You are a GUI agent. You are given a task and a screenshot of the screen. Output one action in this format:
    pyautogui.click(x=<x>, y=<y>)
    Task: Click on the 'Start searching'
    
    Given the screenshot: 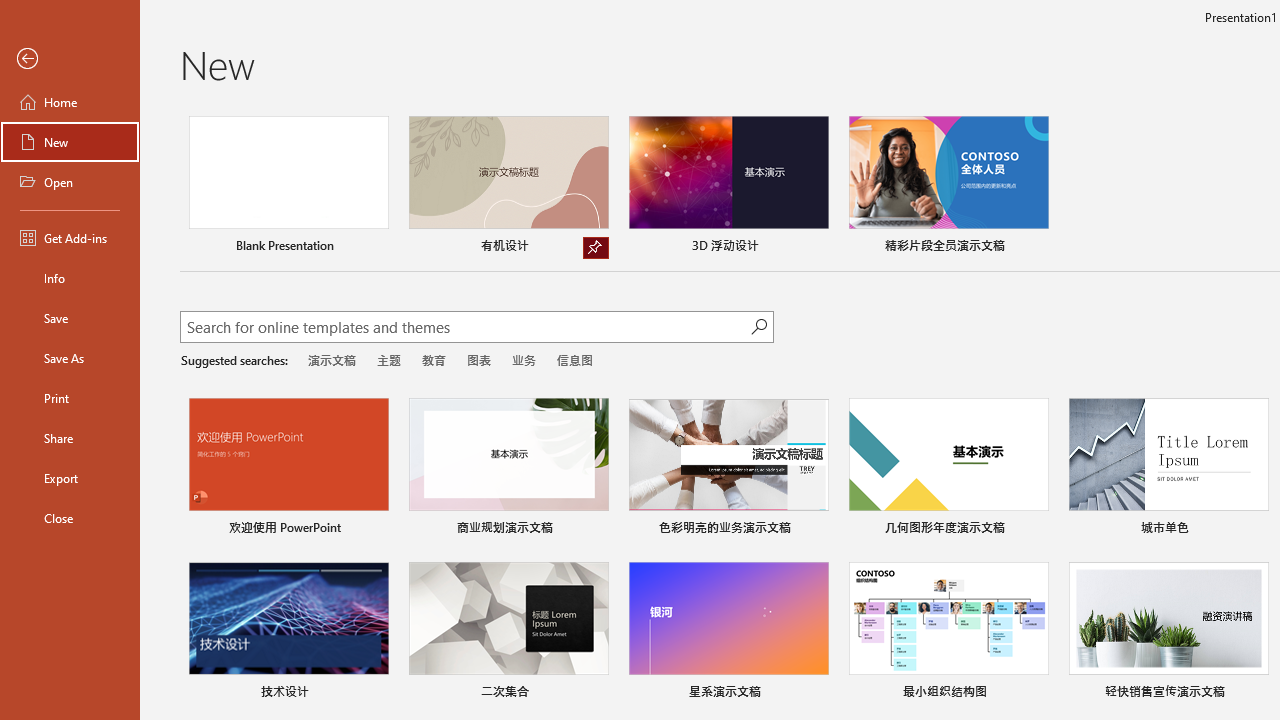 What is the action you would take?
    pyautogui.click(x=758, y=325)
    